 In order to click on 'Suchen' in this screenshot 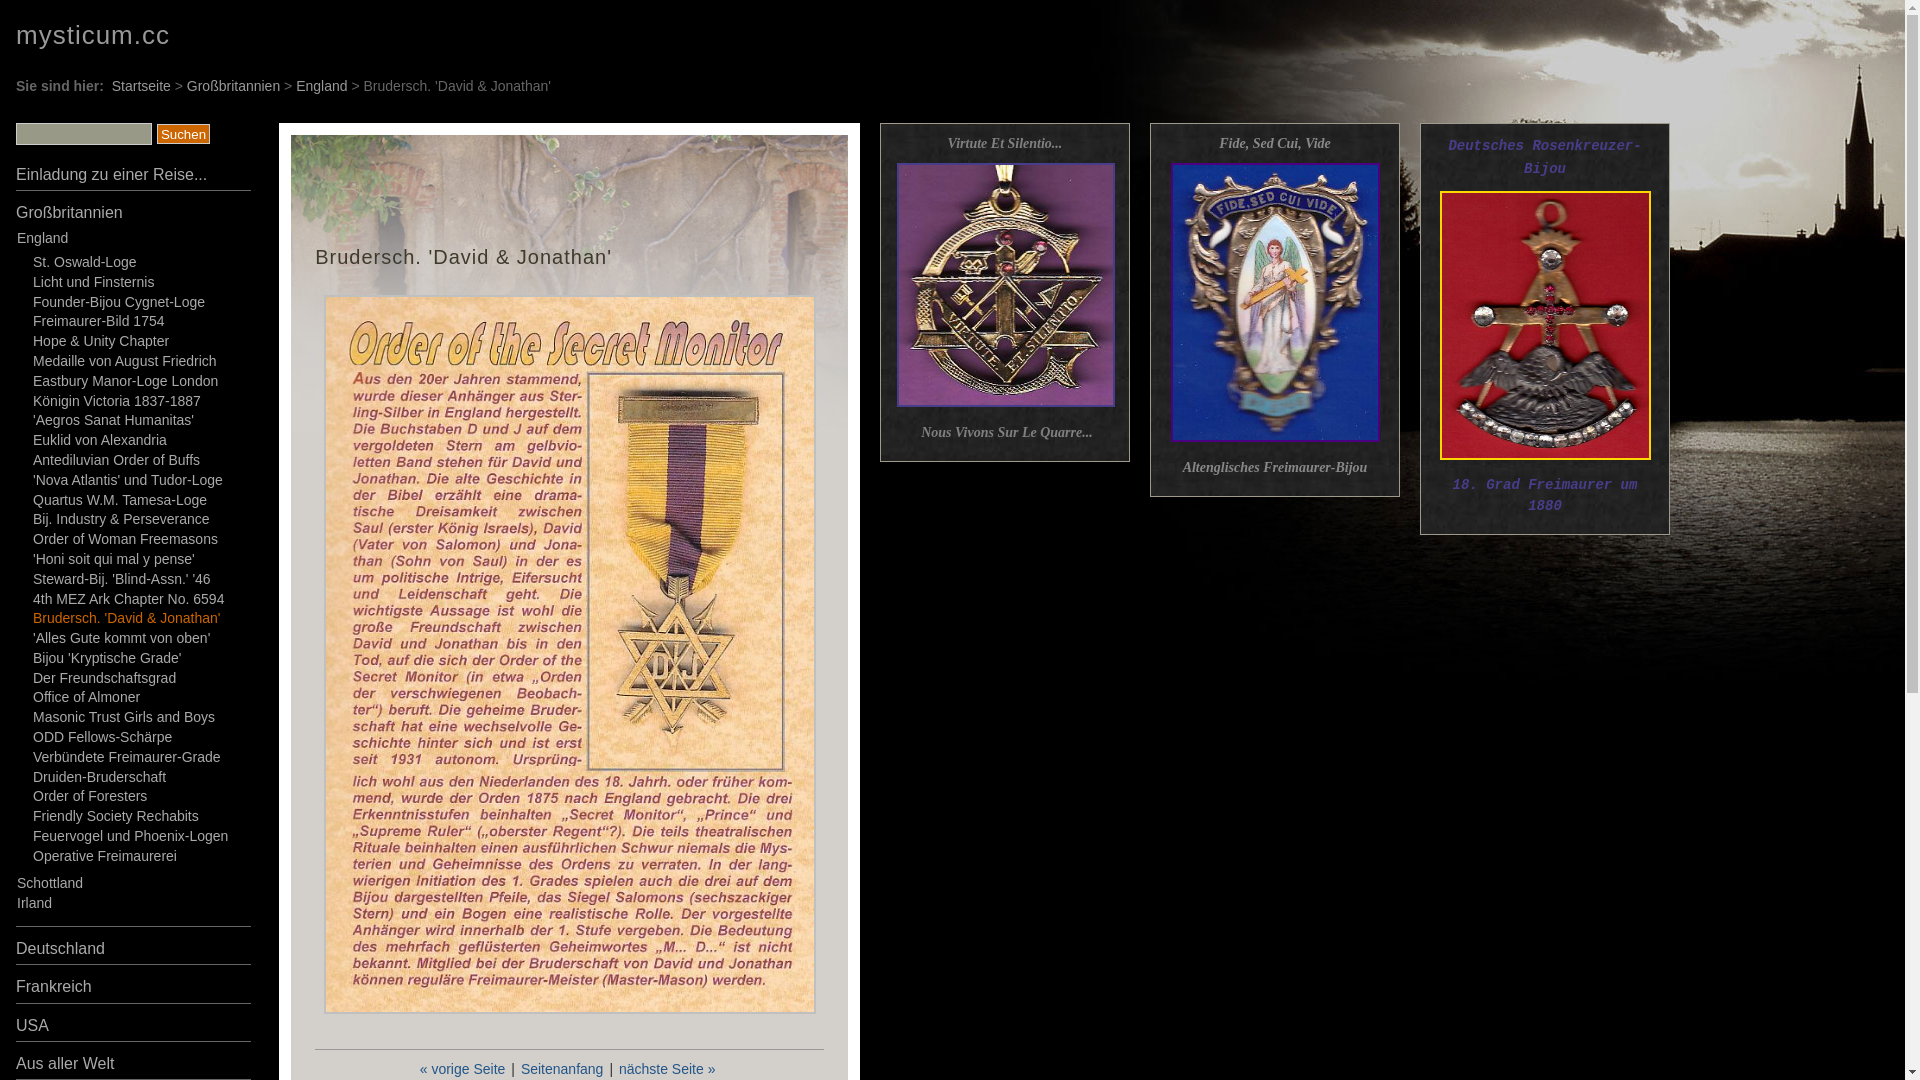, I will do `click(183, 134)`.